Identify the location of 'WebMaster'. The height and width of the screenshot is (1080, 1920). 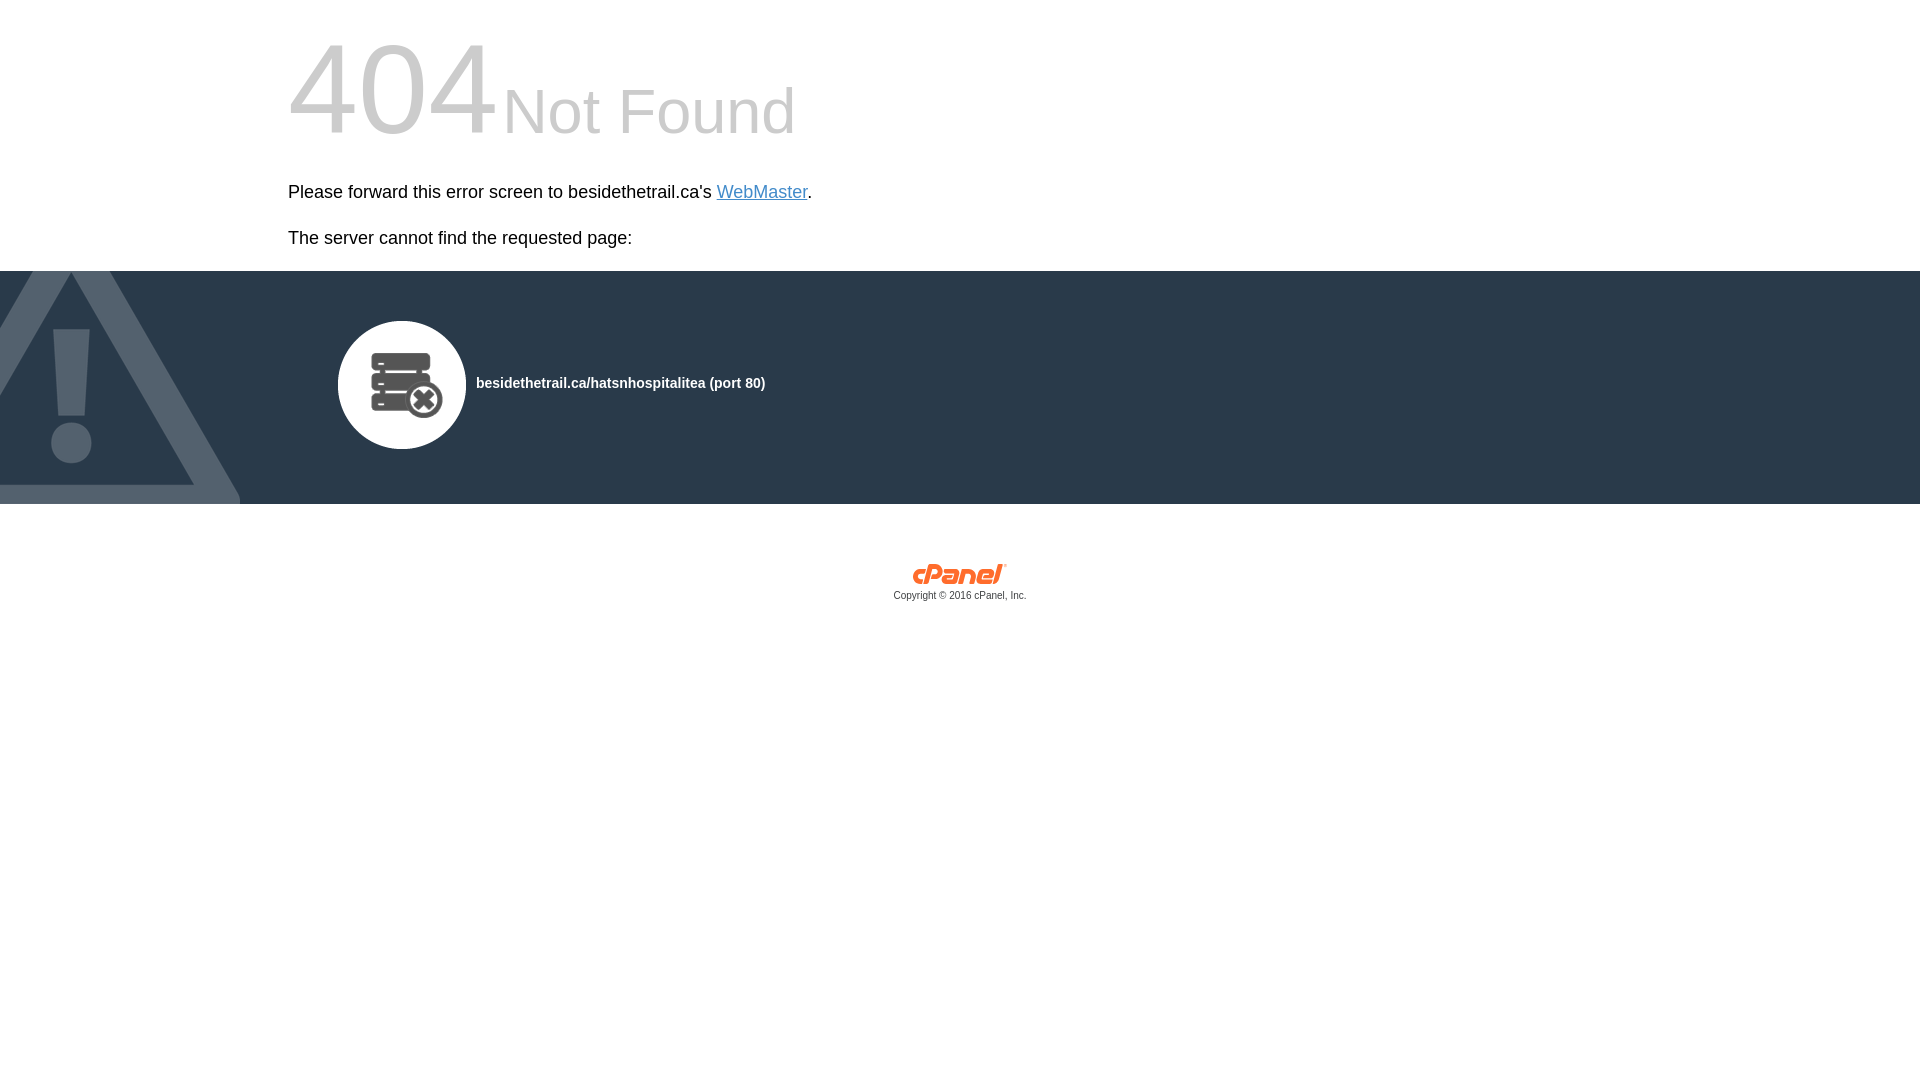
(716, 192).